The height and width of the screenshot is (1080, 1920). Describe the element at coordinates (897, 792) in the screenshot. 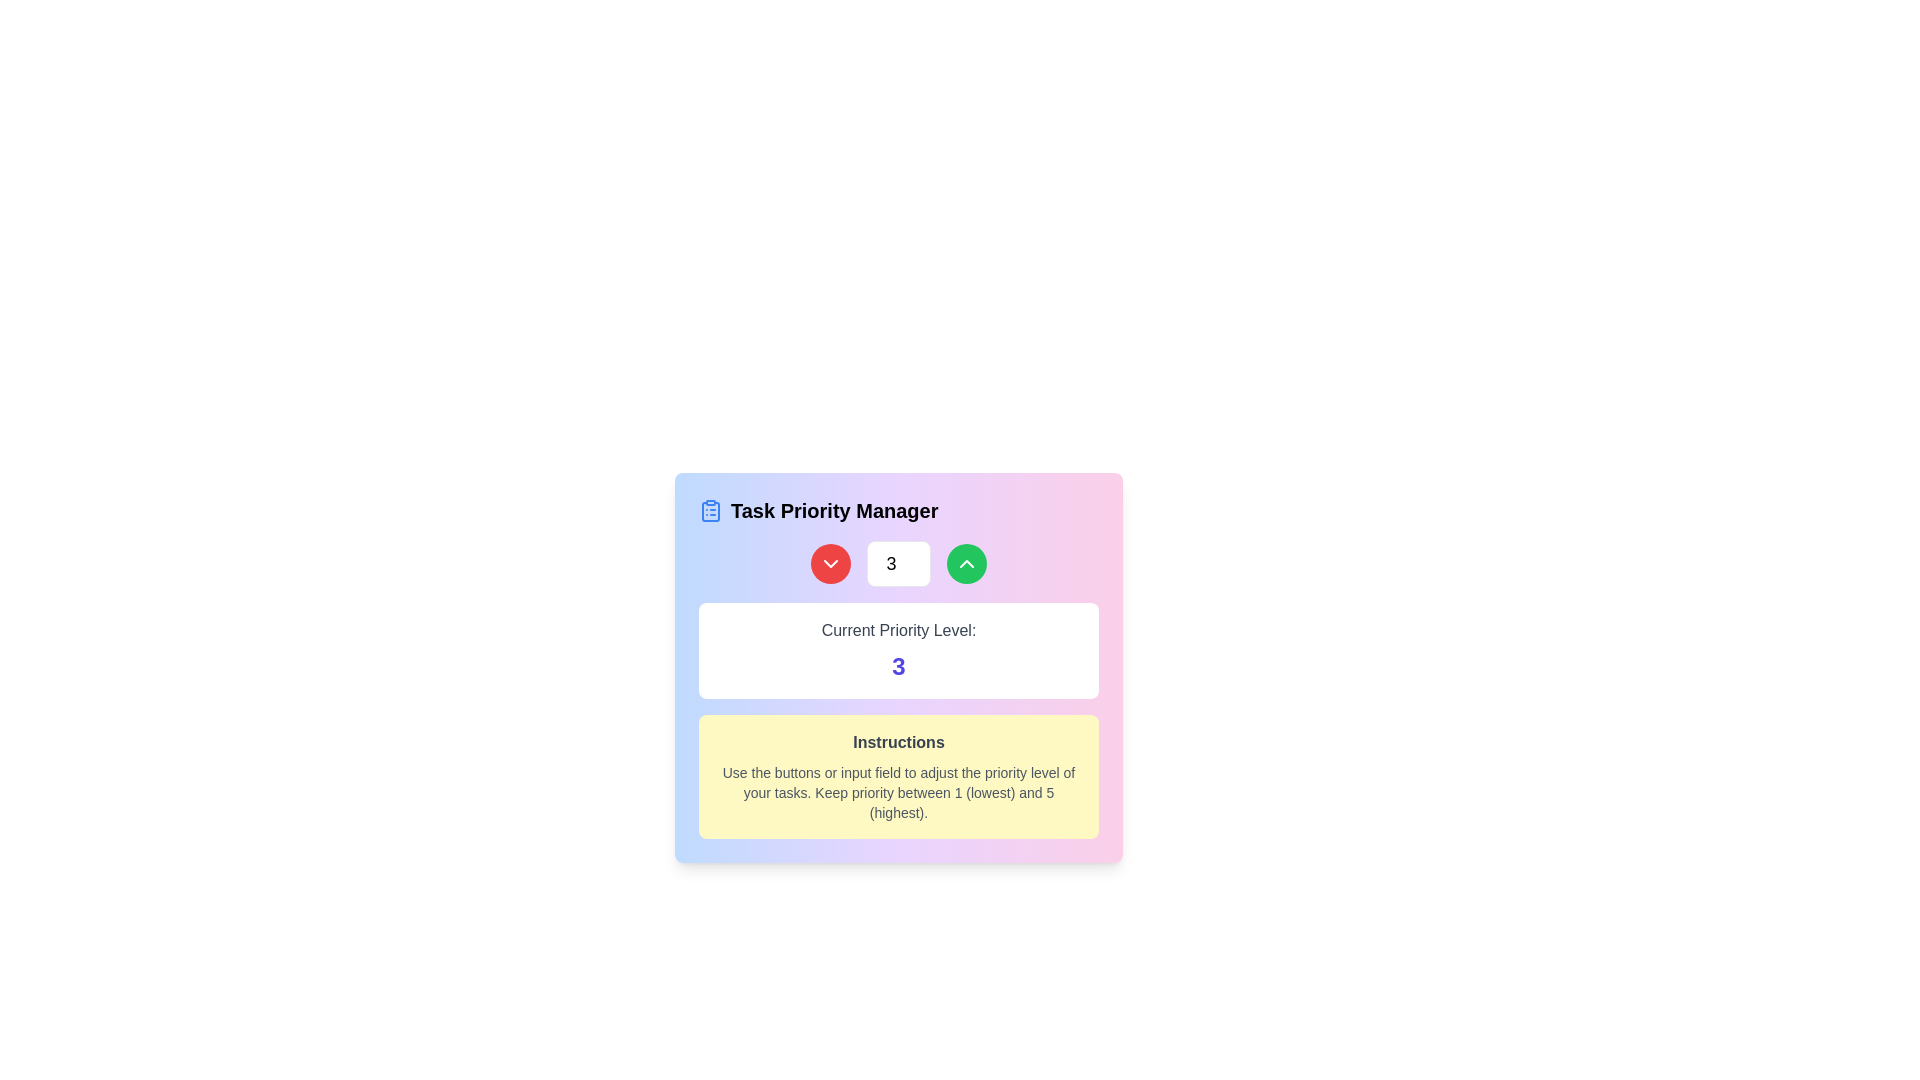

I see `the instructional text paragraph styled in a smaller font size and grayish color, located below the 'Instructions' title within a yellow background box` at that location.